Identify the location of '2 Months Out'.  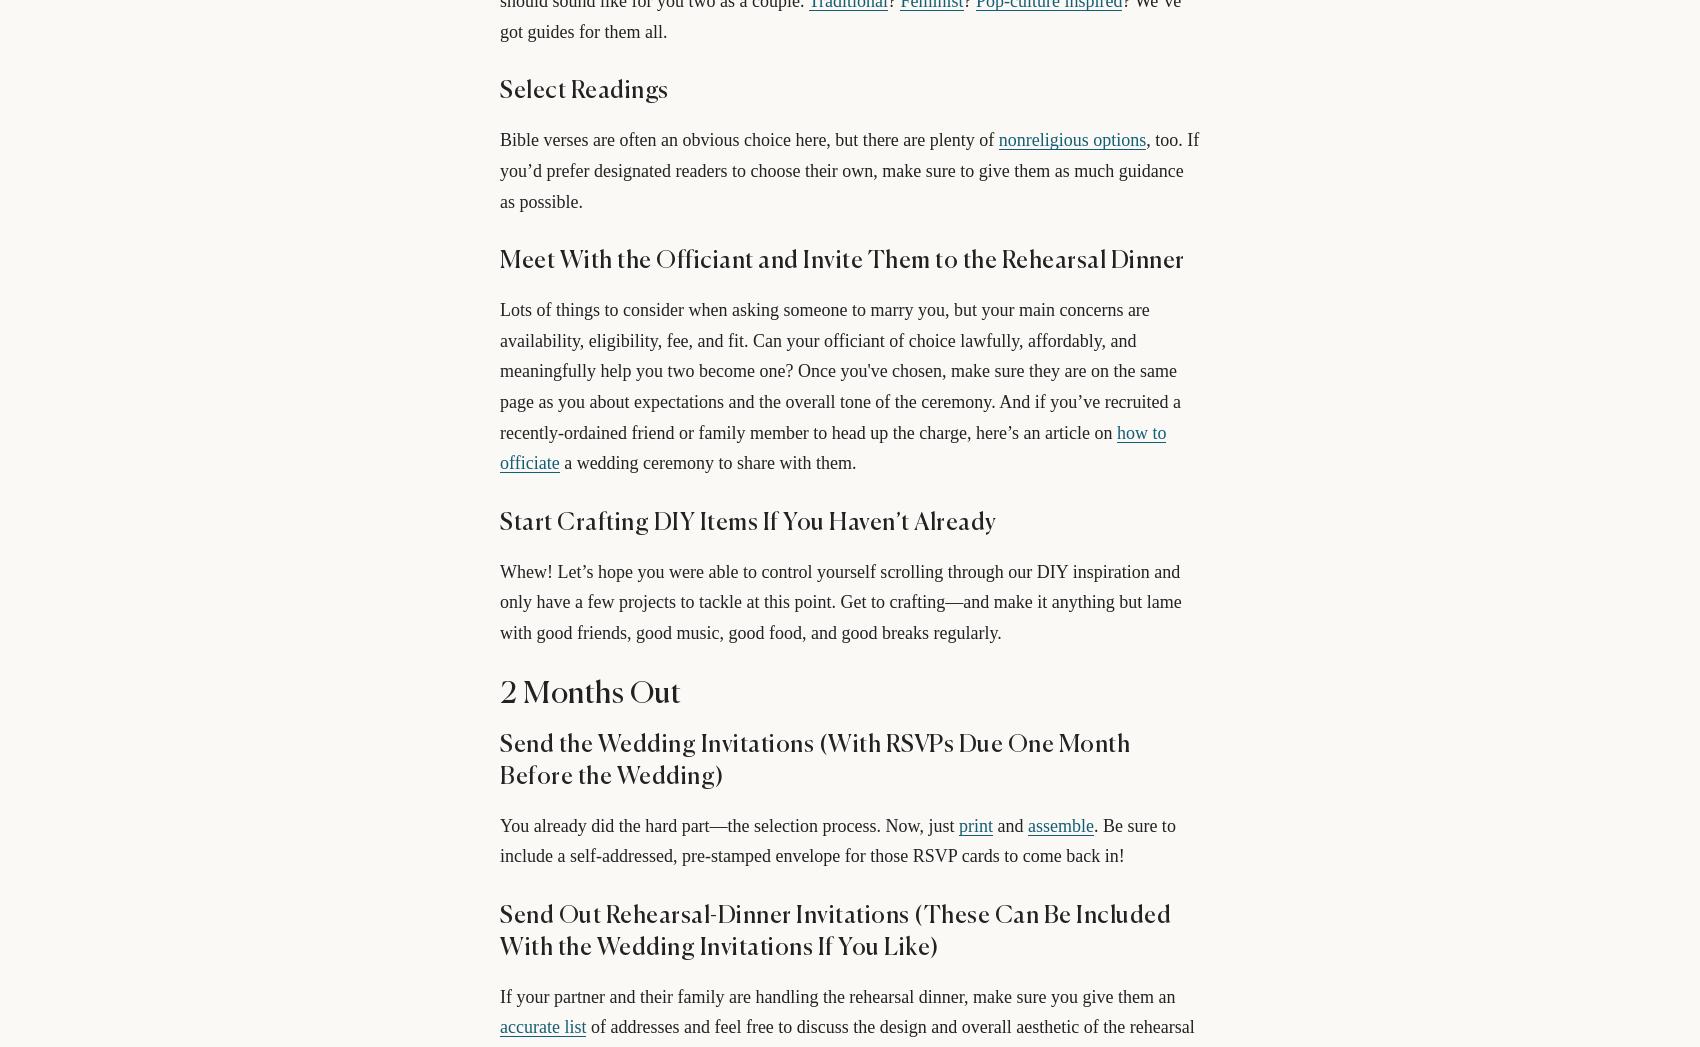
(589, 692).